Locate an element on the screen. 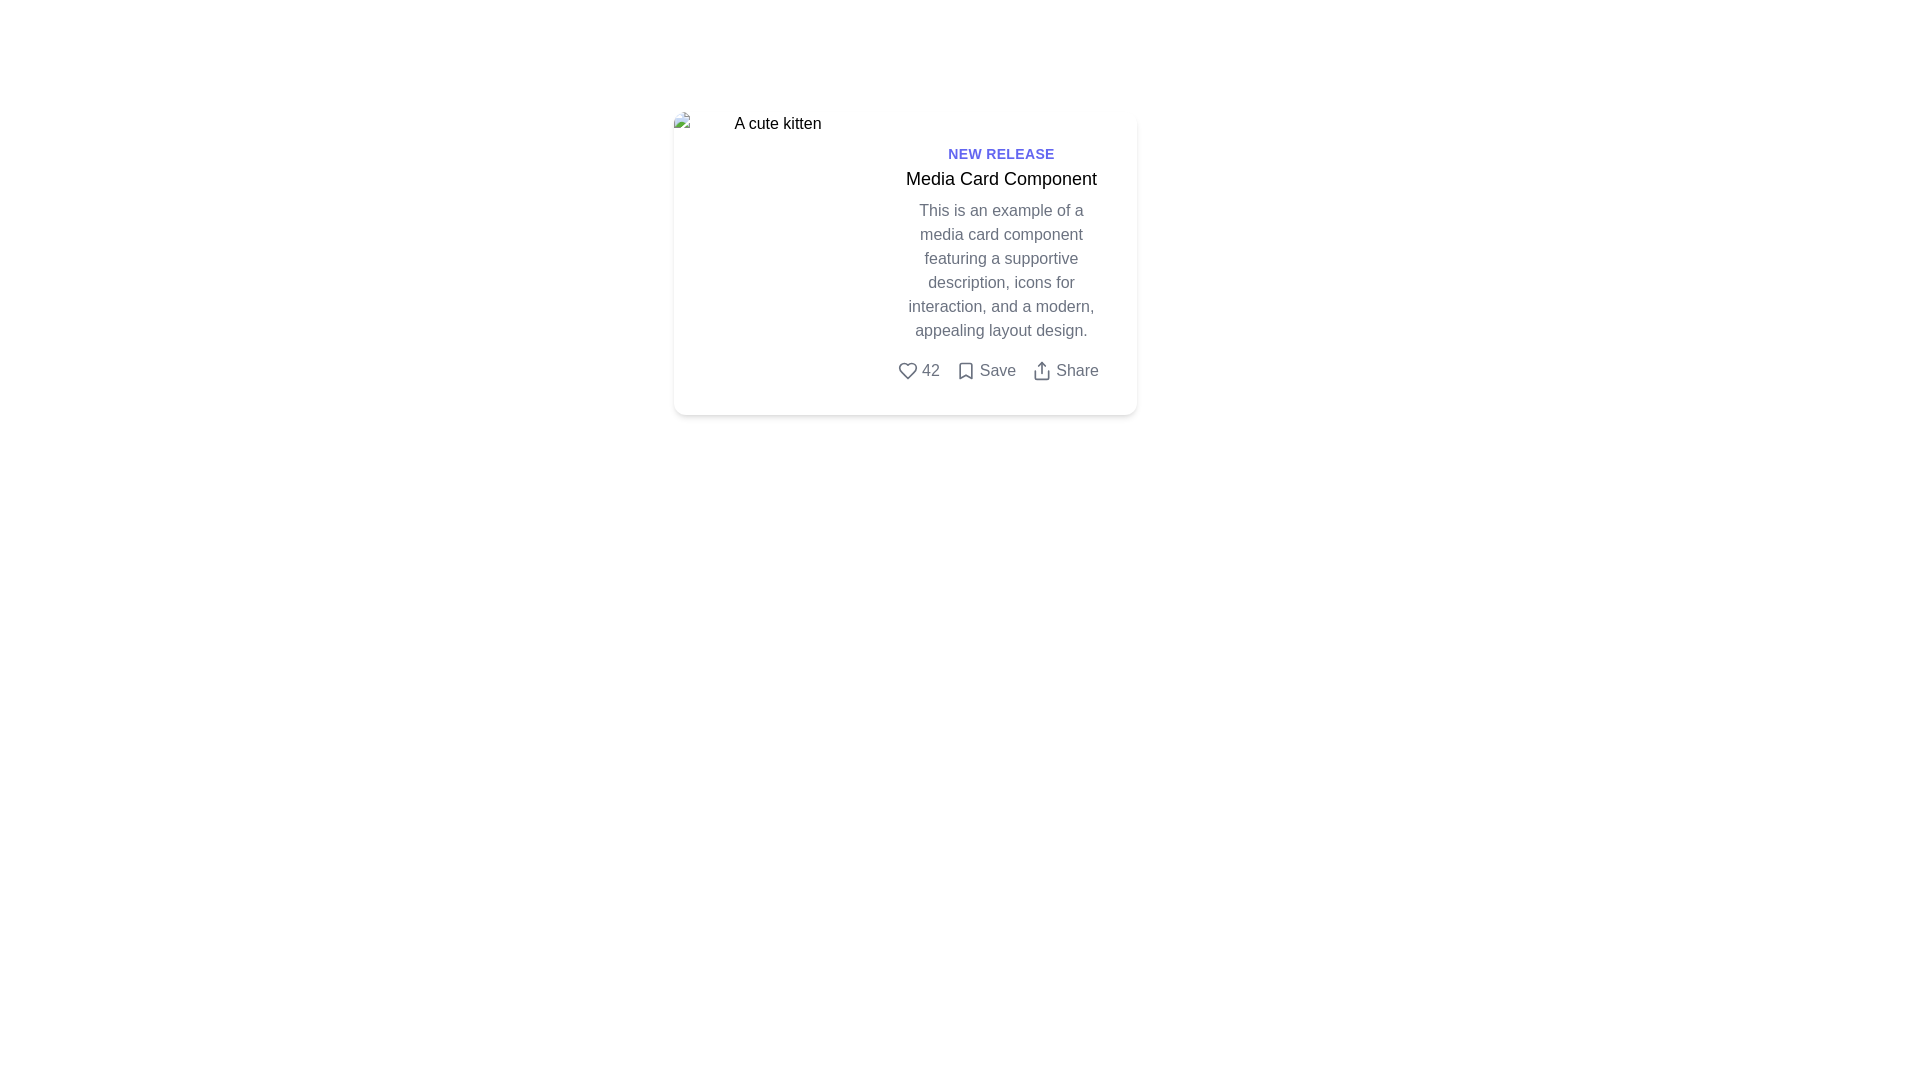  the bookmark icon represented by a classic bookmark shape in the lower middle section of the card interface is located at coordinates (965, 370).